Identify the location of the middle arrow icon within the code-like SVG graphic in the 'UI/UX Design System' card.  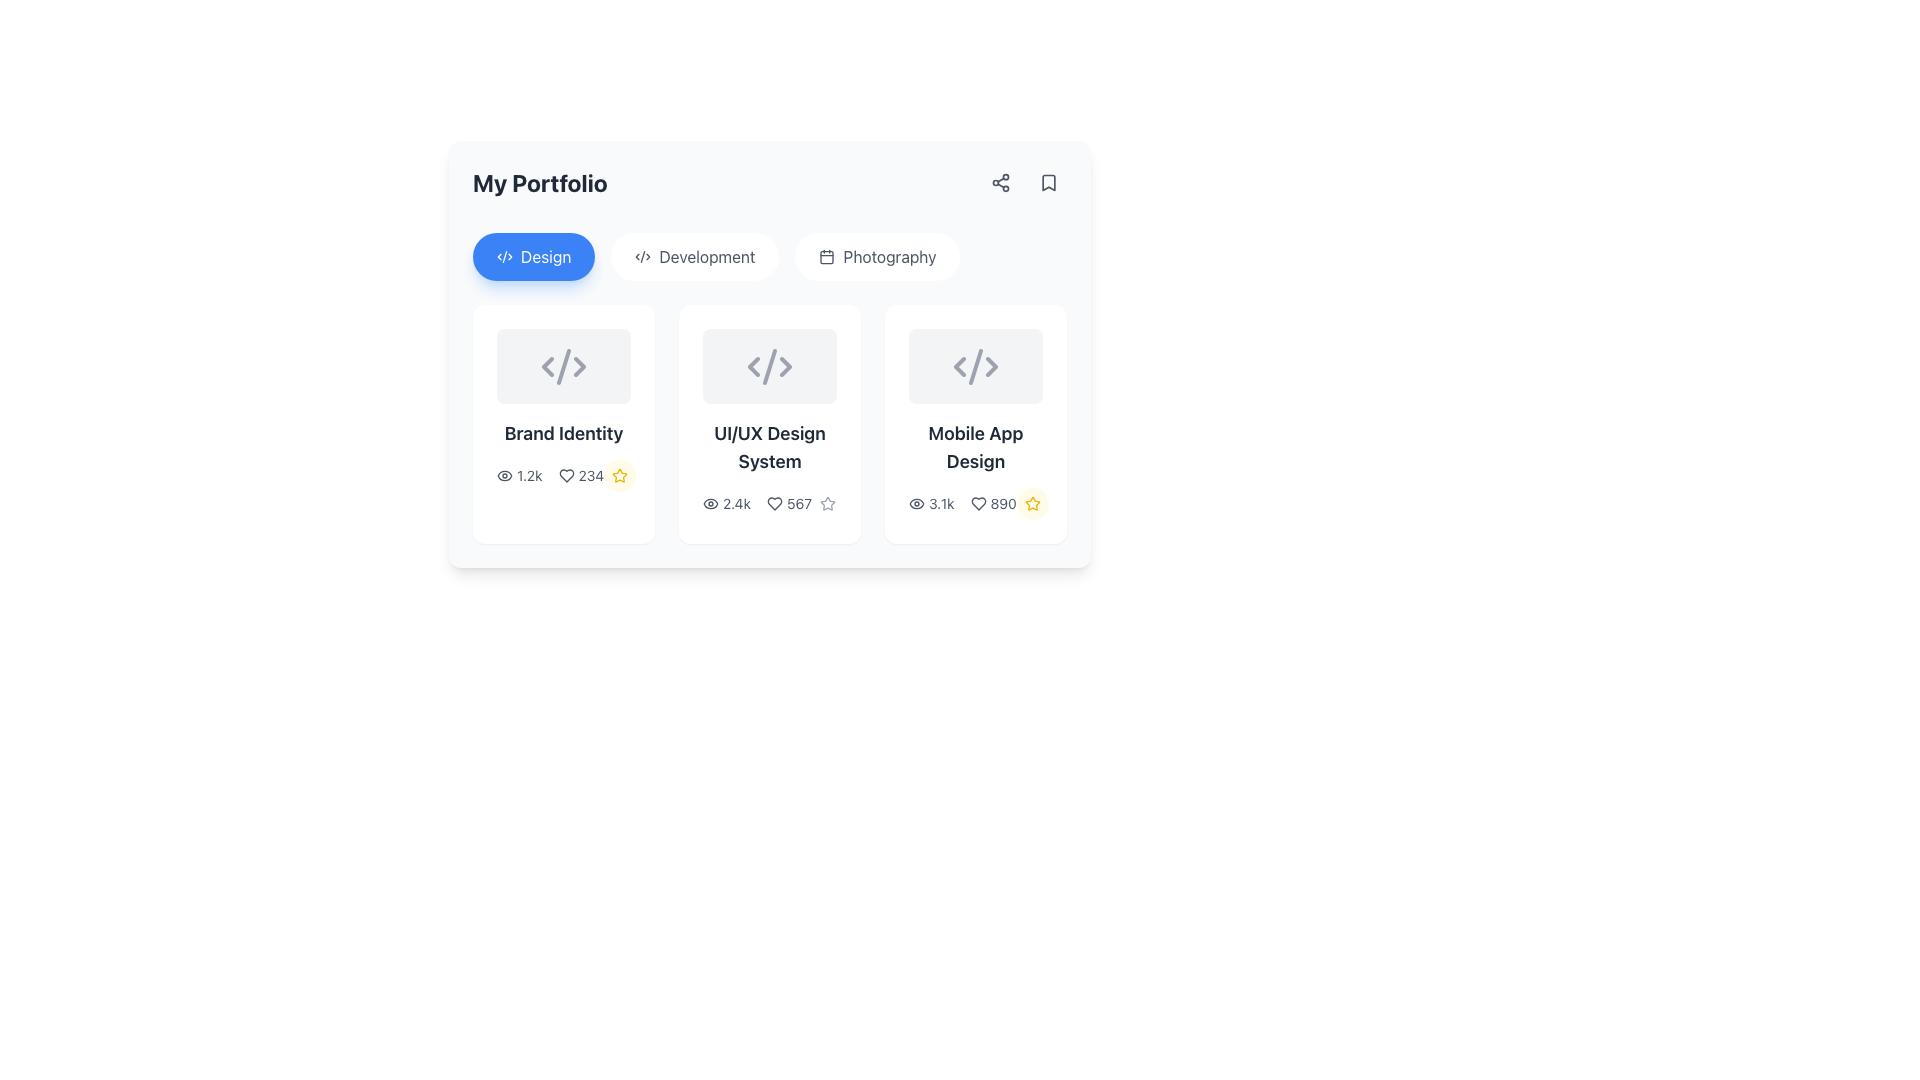
(768, 366).